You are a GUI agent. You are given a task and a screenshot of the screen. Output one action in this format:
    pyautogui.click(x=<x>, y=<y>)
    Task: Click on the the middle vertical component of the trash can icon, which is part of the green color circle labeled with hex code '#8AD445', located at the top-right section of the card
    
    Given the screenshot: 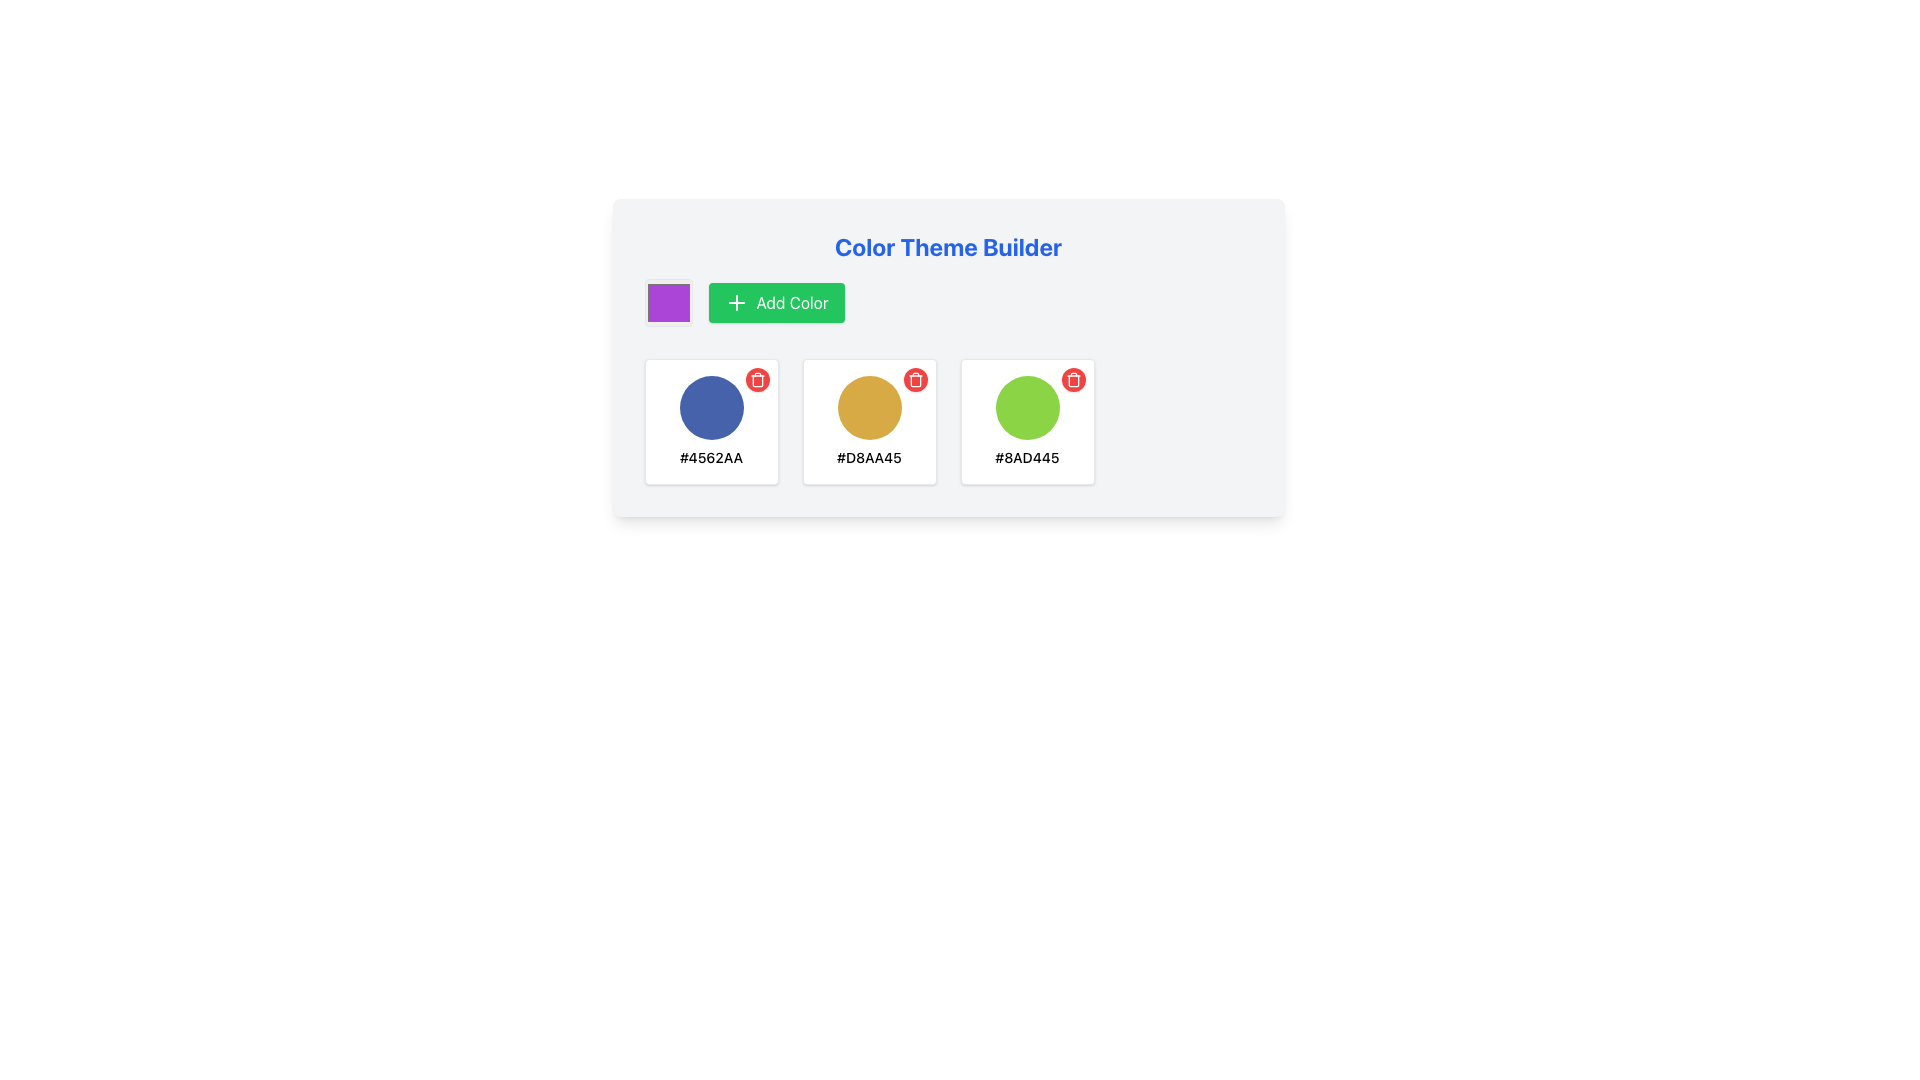 What is the action you would take?
    pyautogui.click(x=914, y=381)
    